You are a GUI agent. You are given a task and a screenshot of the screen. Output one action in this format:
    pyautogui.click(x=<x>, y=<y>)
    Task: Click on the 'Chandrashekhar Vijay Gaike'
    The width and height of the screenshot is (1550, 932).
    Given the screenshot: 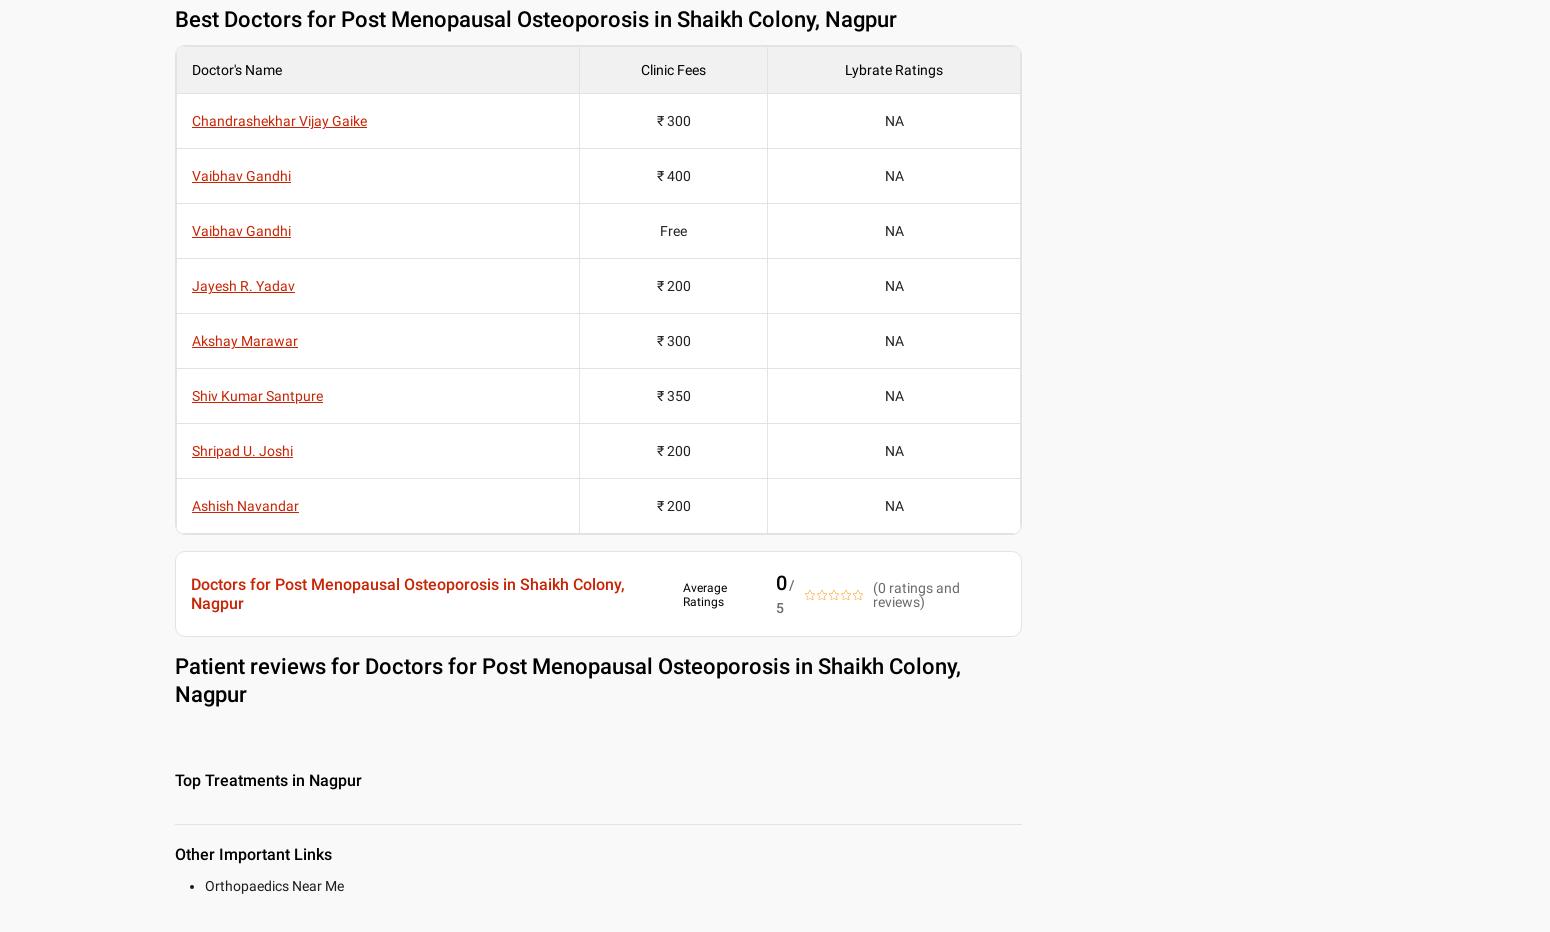 What is the action you would take?
    pyautogui.click(x=279, y=119)
    